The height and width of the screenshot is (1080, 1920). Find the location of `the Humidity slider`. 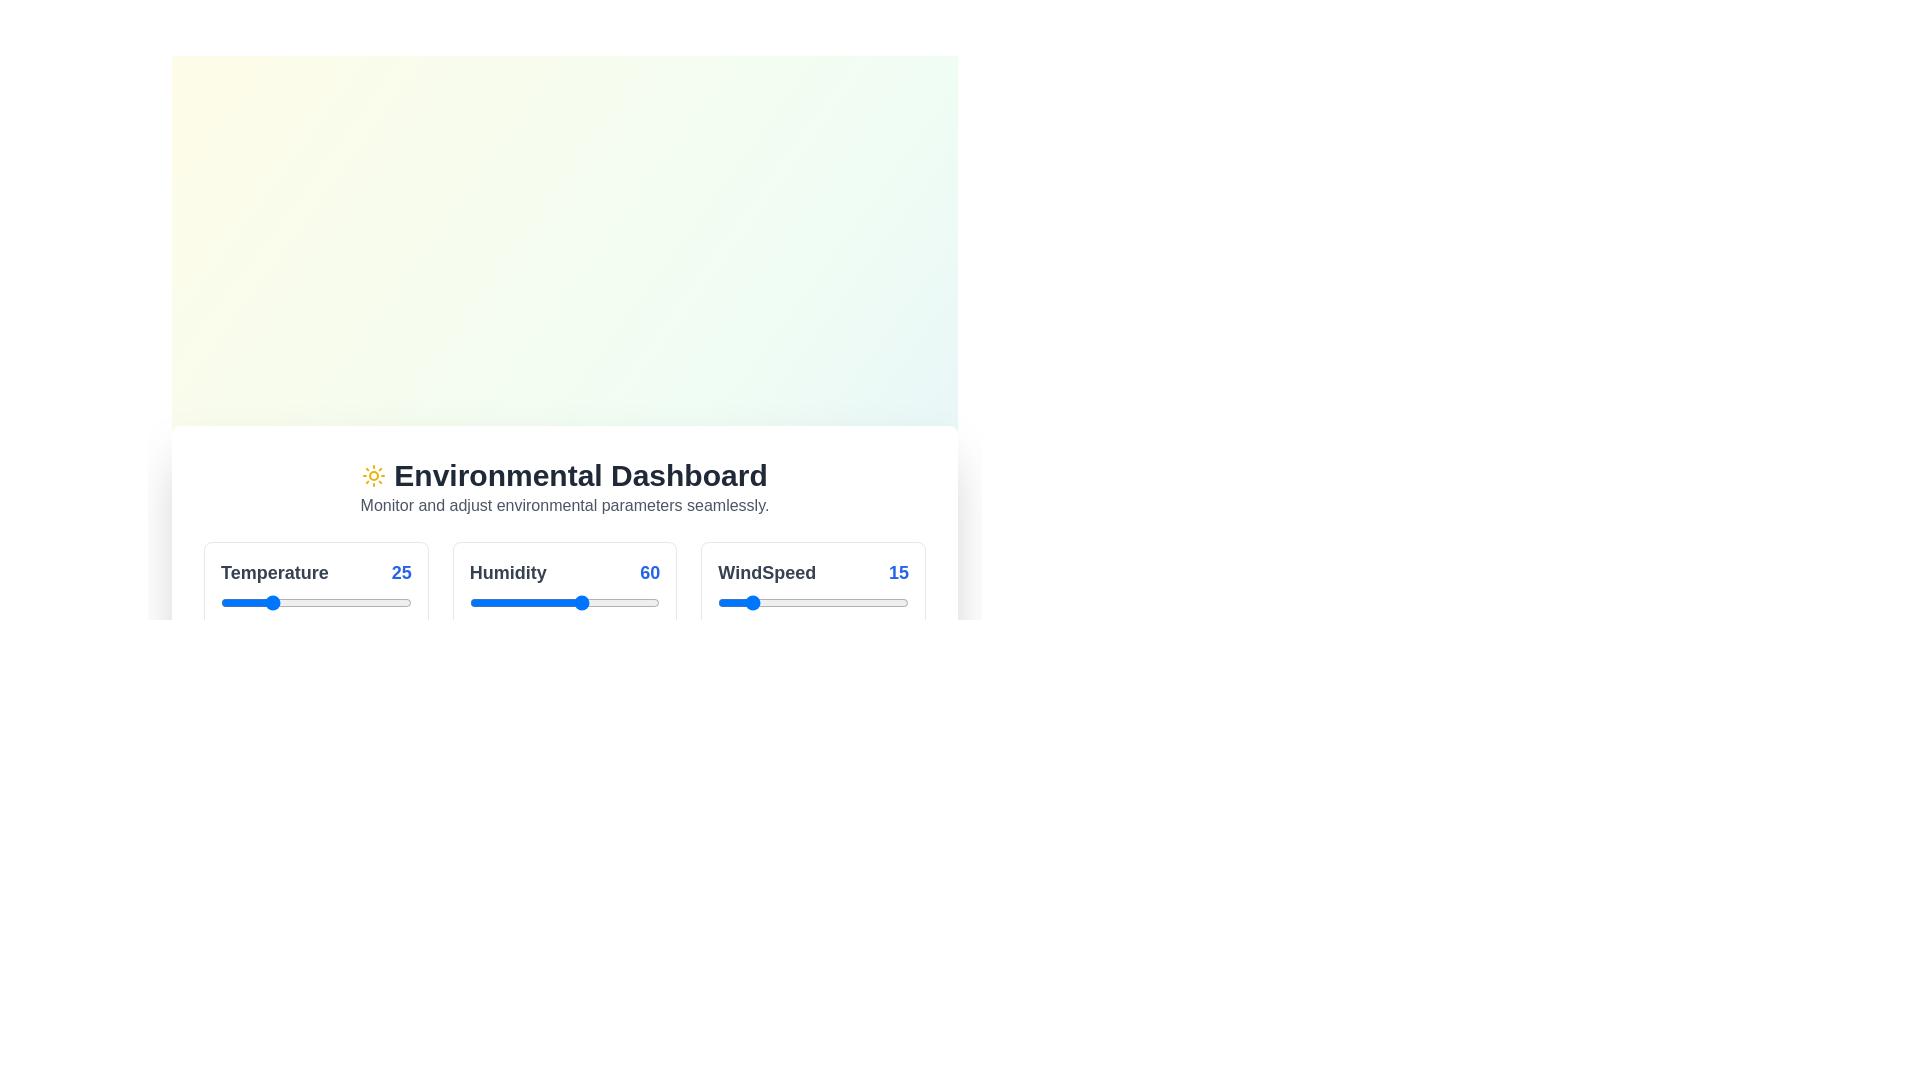

the Humidity slider is located at coordinates (490, 601).